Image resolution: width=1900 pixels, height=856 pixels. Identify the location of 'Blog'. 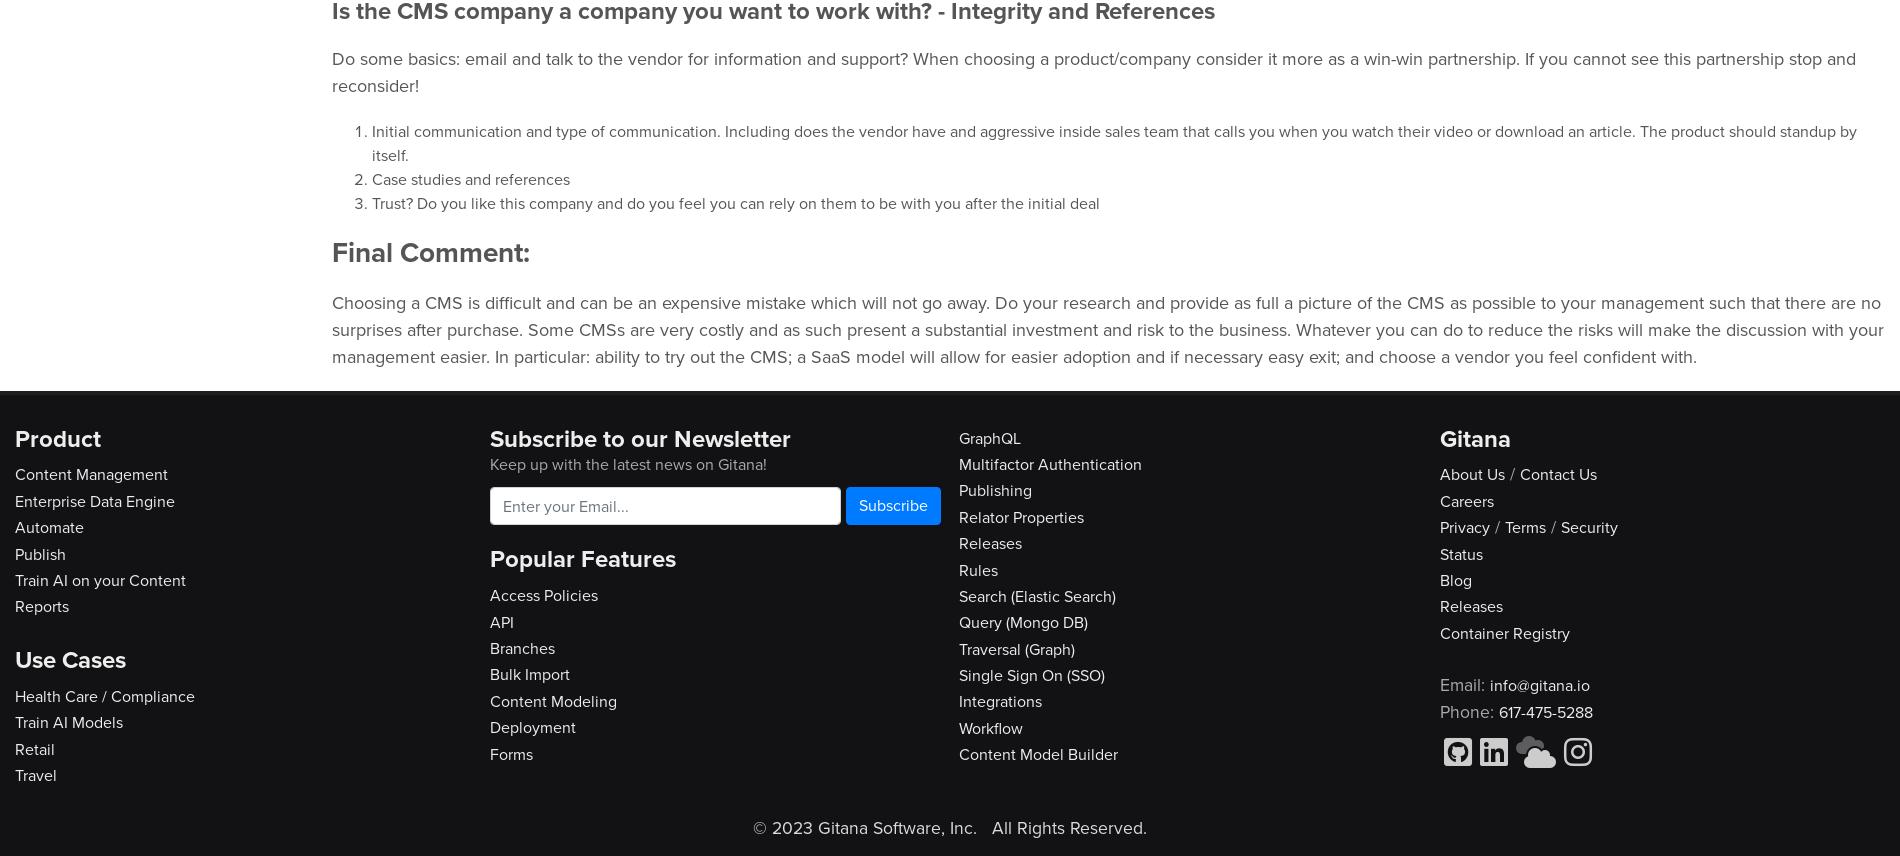
(1455, 579).